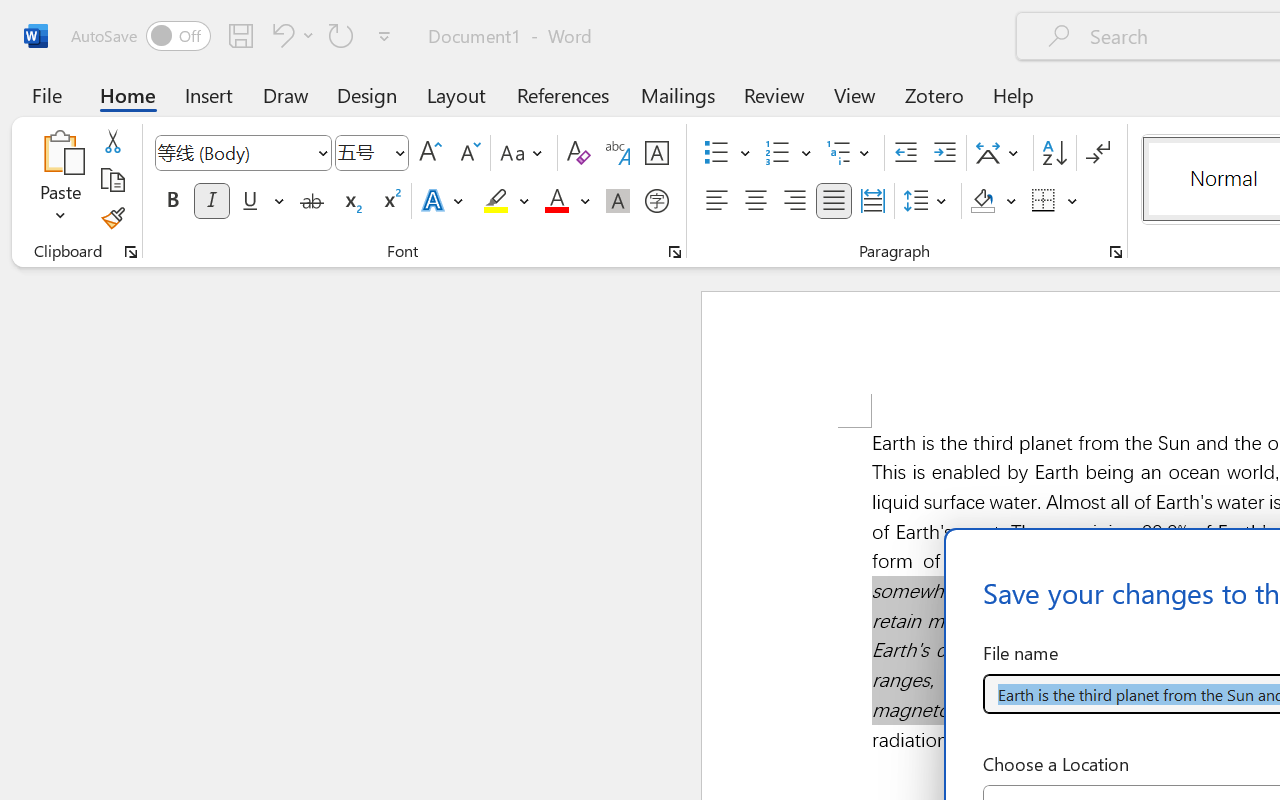  What do you see at coordinates (111, 179) in the screenshot?
I see `'Copy'` at bounding box center [111, 179].